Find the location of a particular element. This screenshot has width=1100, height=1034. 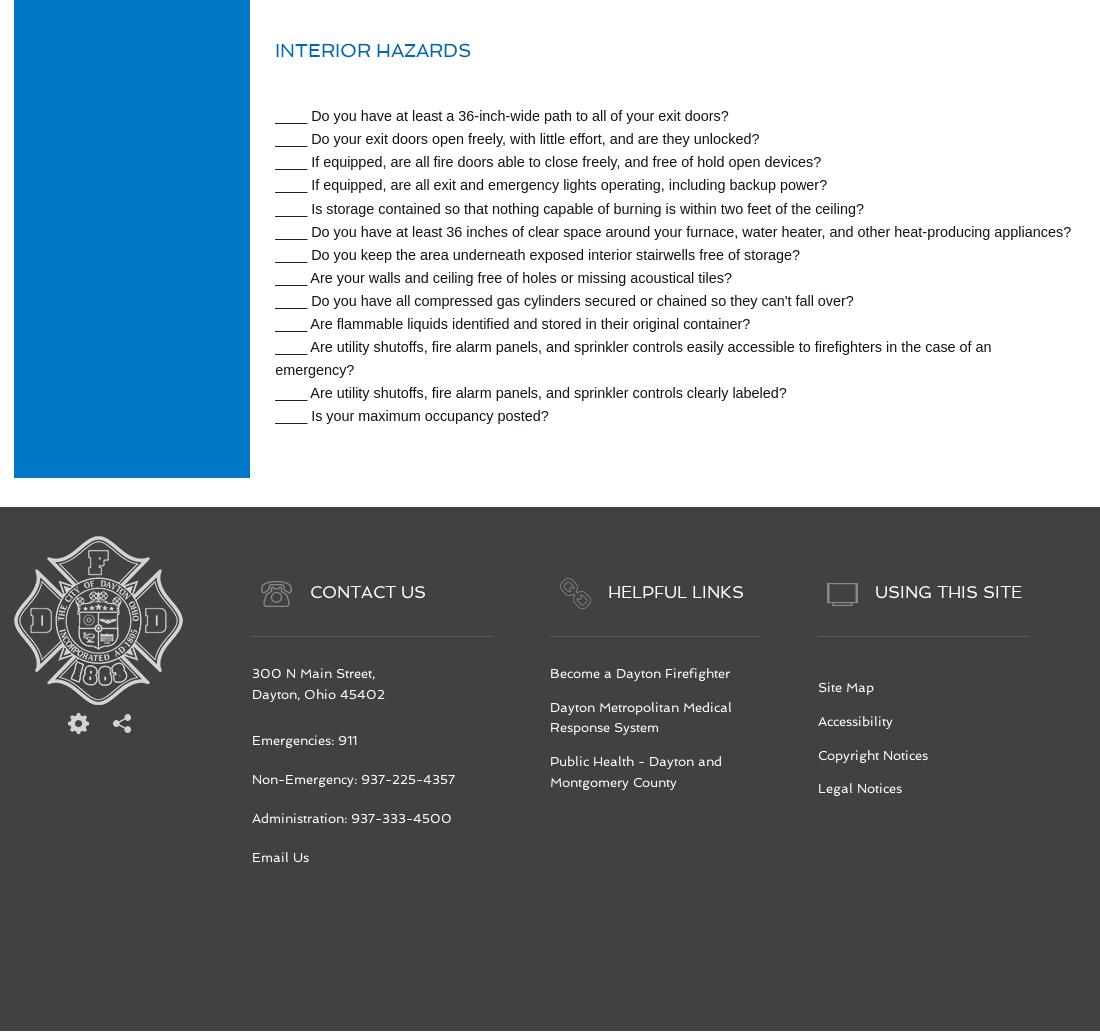

'____ Are utility shutoffs, fire alarm panels, and sprinkler controls clearly labeled?' is located at coordinates (530, 390).